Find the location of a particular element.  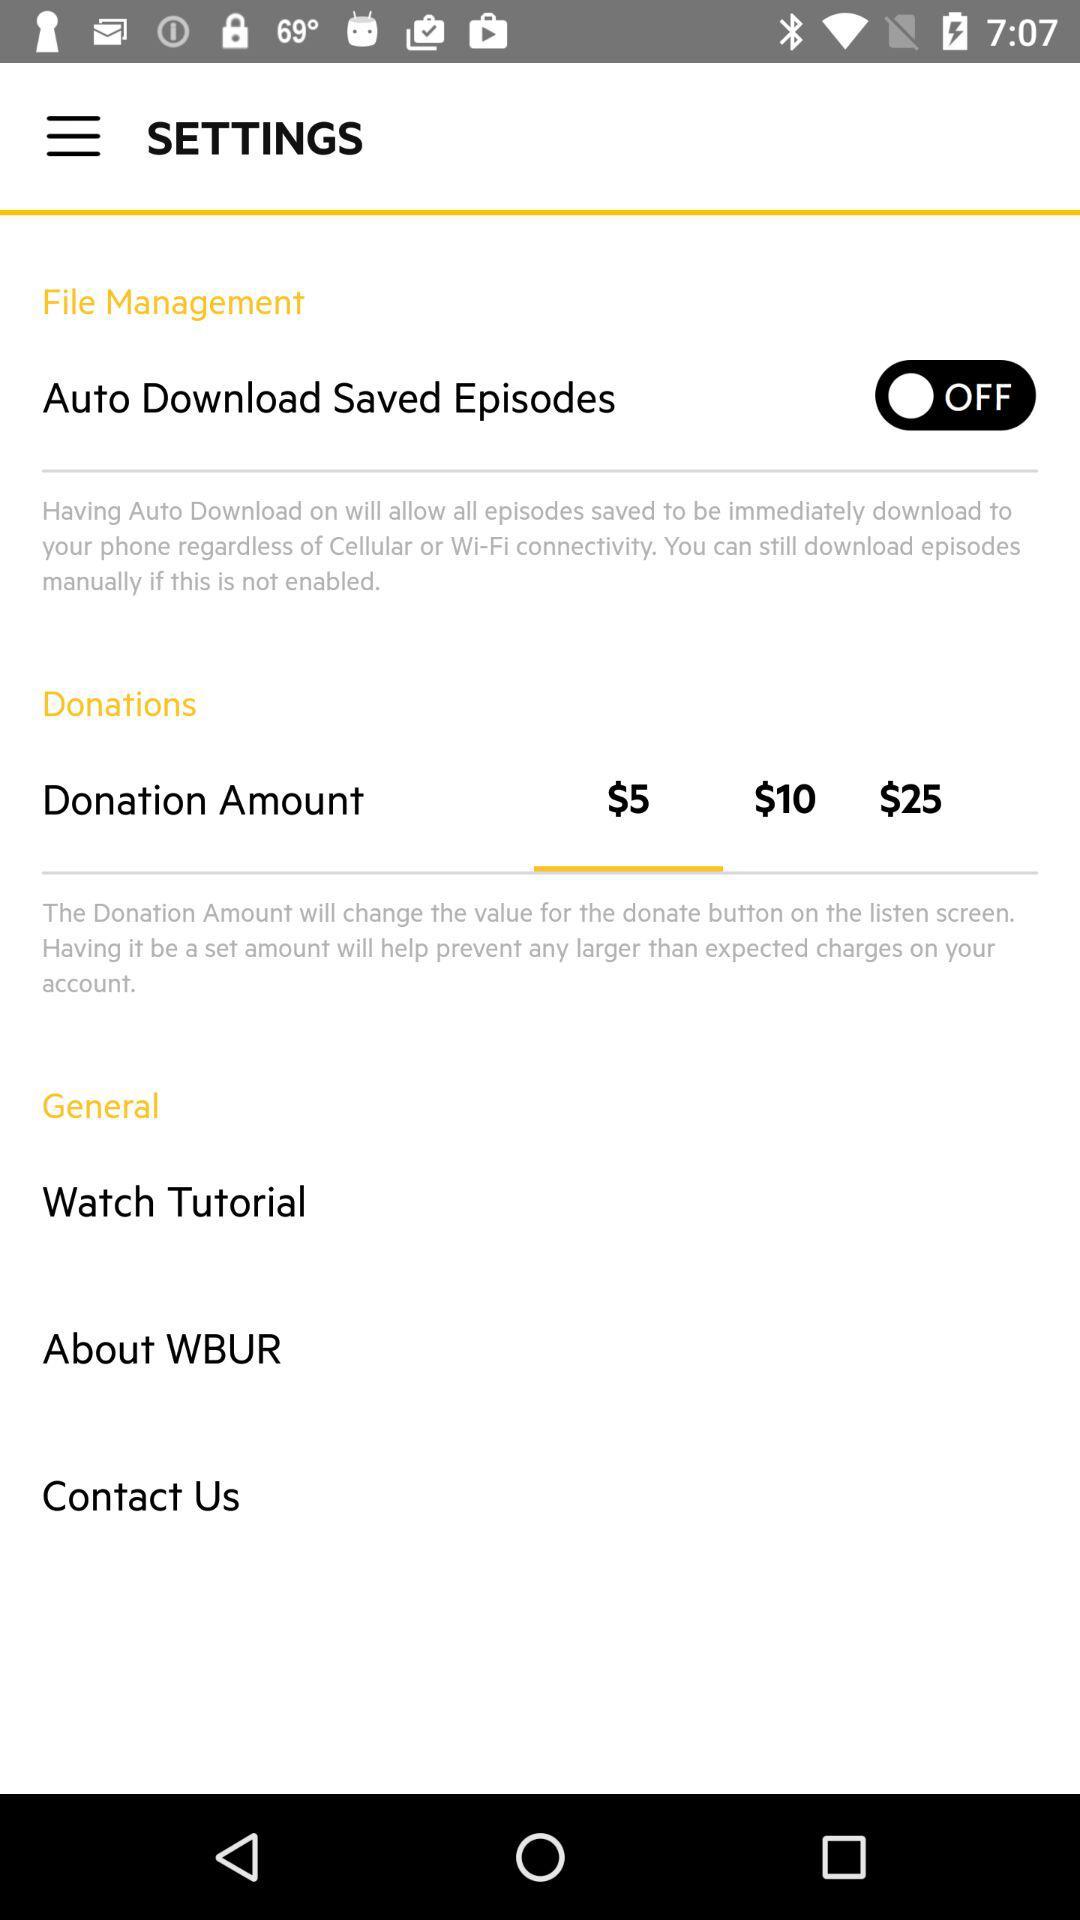

the item below the watch tutorial item is located at coordinates (540, 1347).